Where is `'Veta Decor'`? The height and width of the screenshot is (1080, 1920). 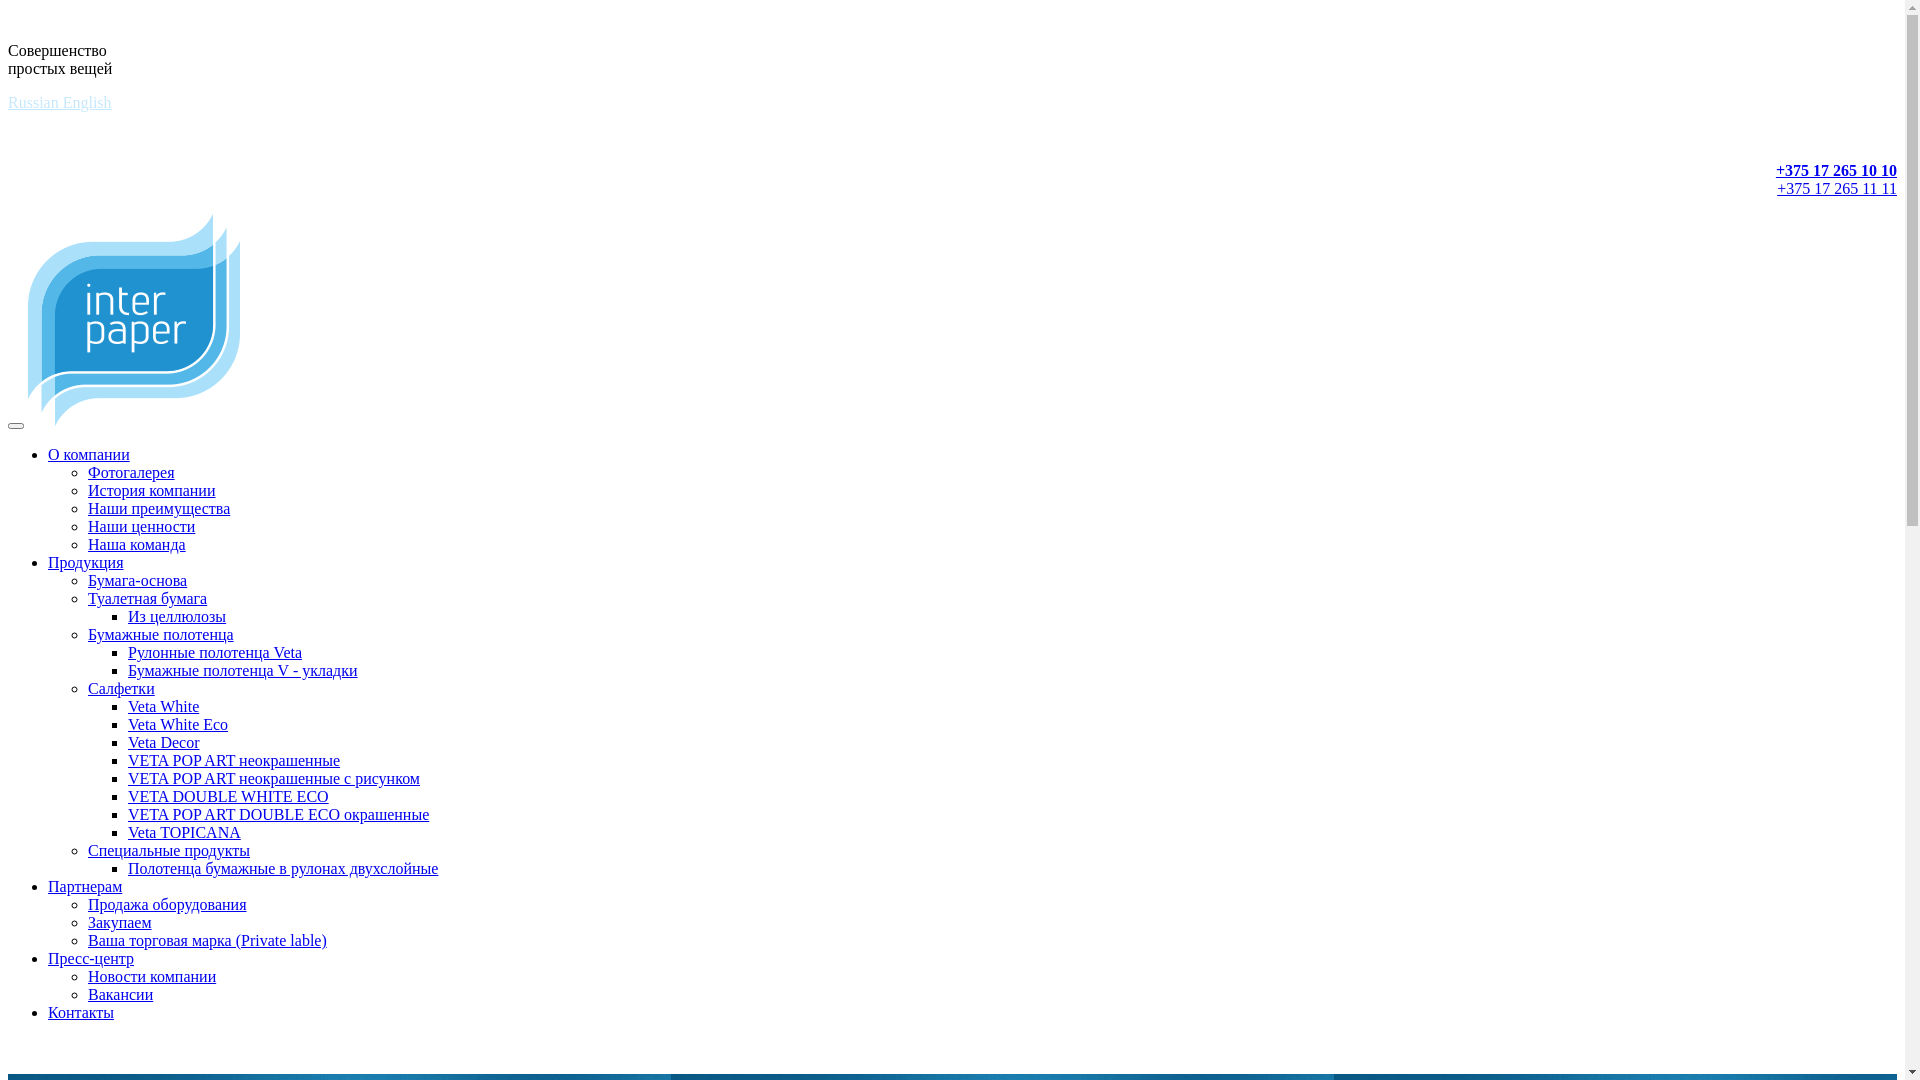 'Veta Decor' is located at coordinates (163, 742).